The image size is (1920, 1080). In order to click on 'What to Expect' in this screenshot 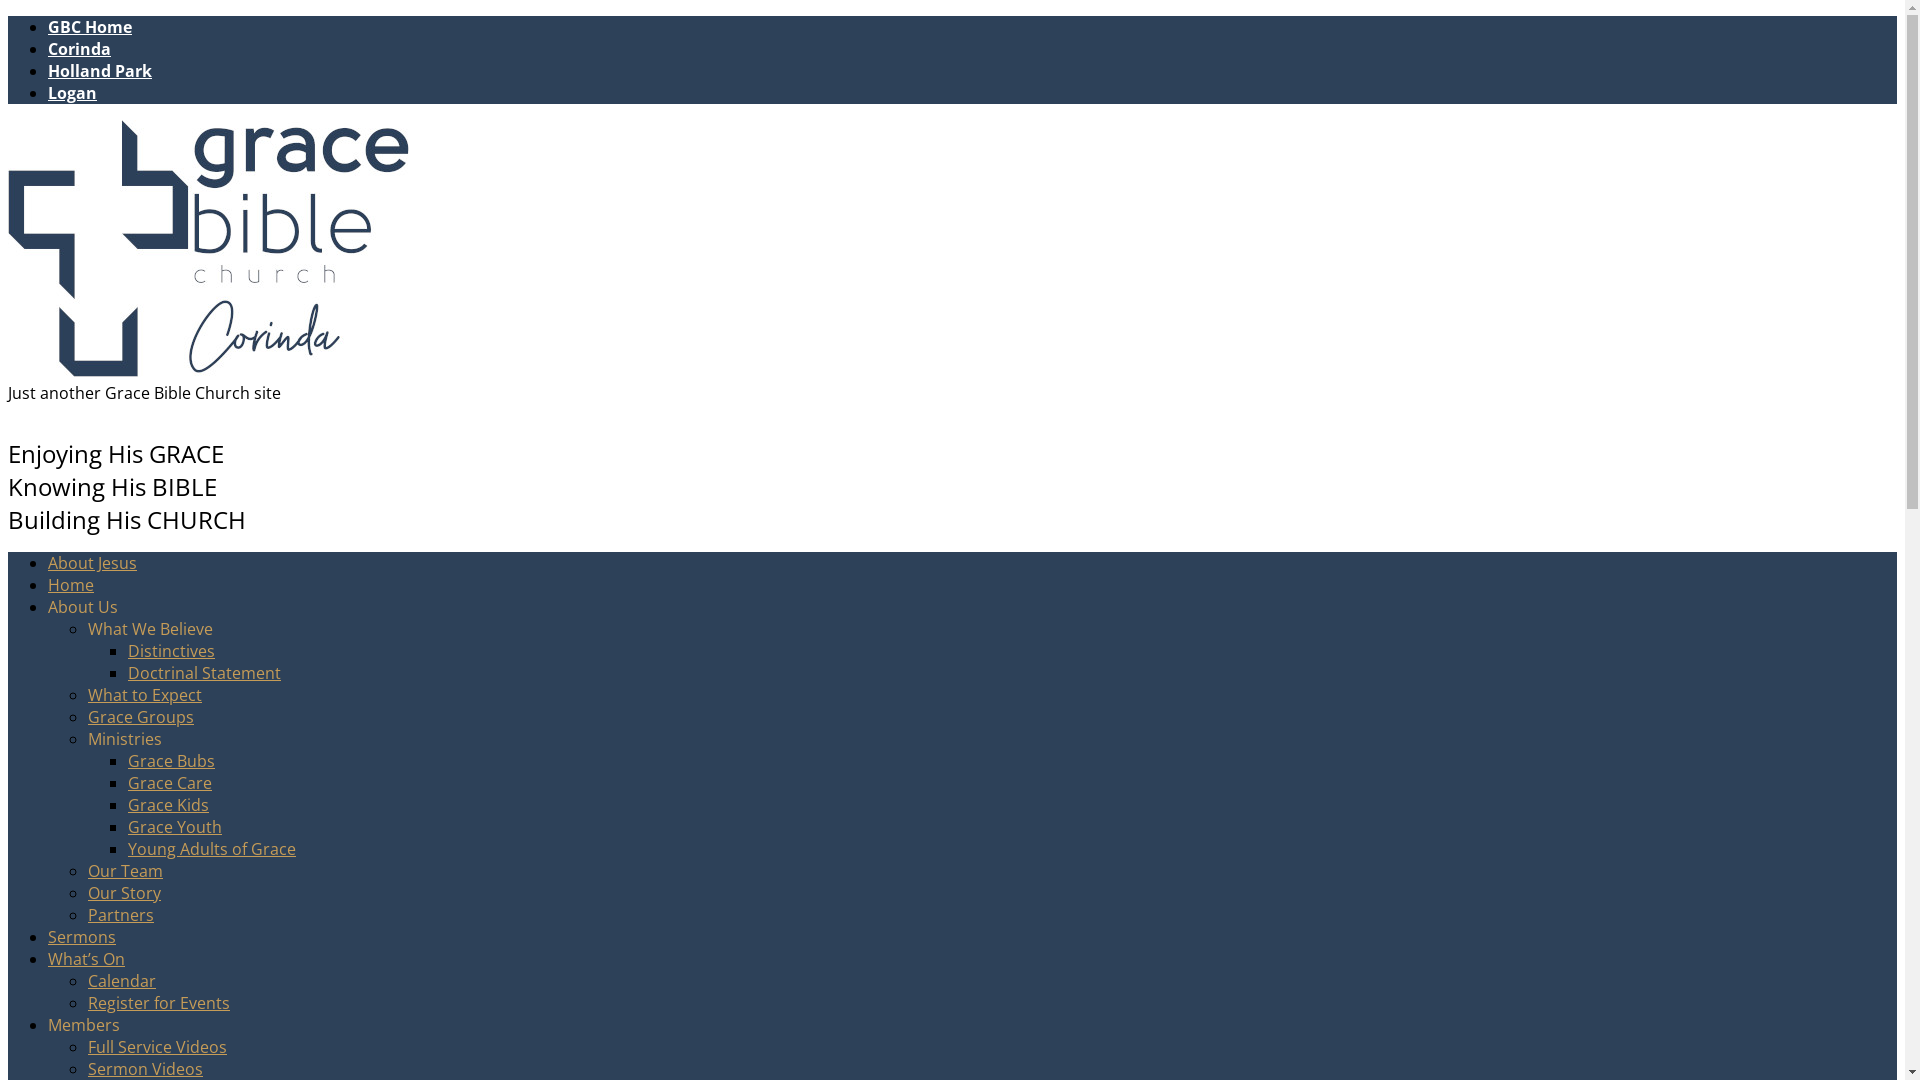, I will do `click(86, 693)`.